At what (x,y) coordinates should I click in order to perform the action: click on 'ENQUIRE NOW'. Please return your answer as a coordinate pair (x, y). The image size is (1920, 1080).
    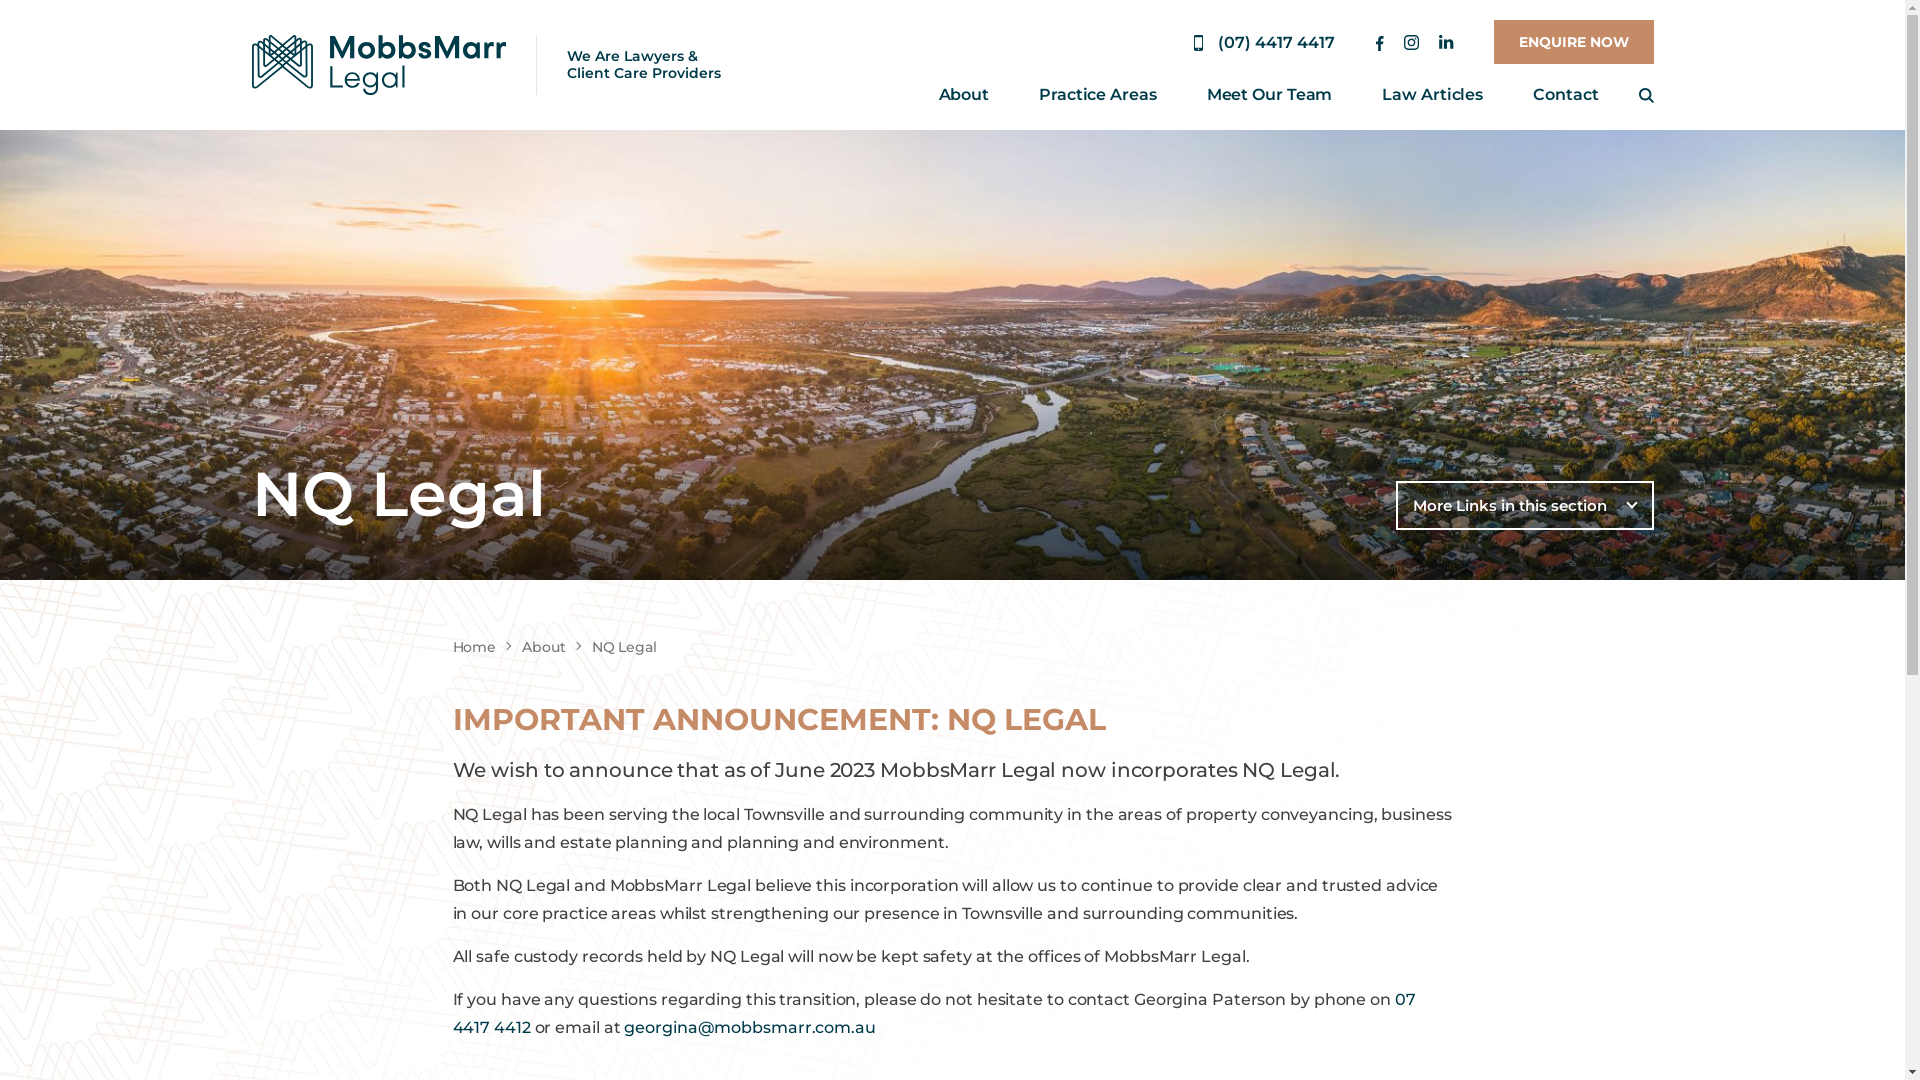
    Looking at the image, I should click on (1573, 42).